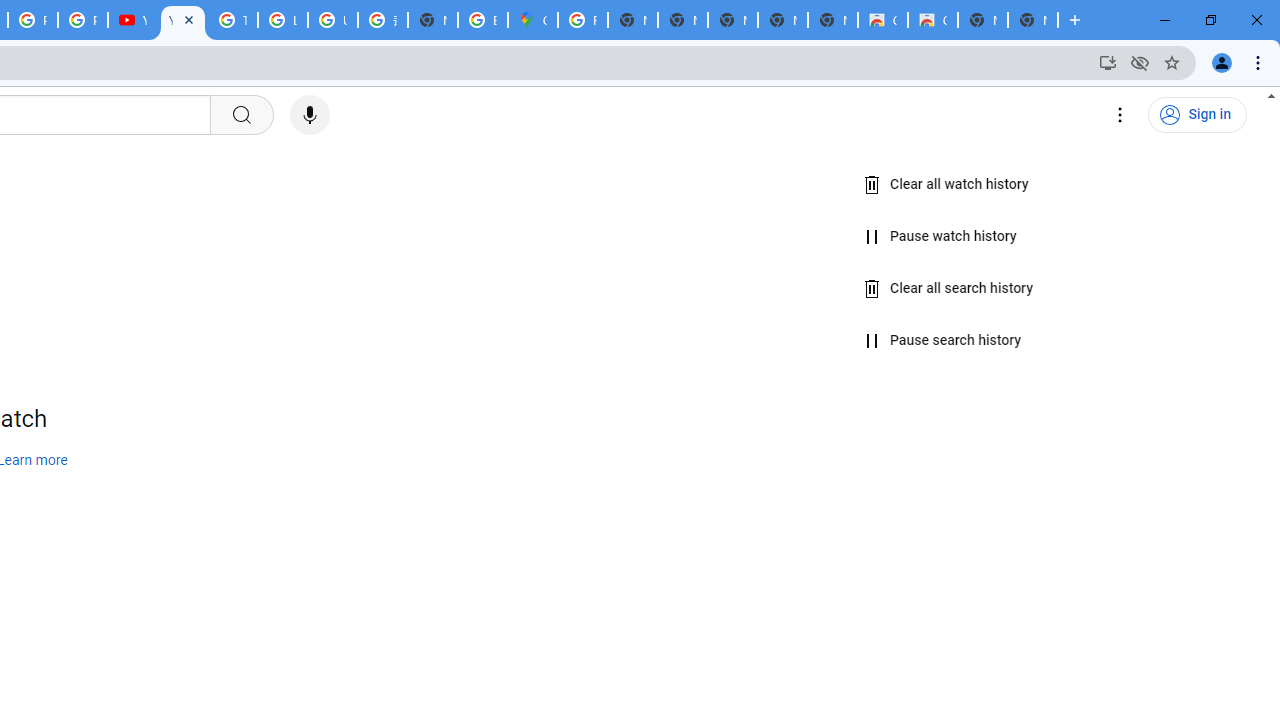  Describe the element at coordinates (948, 288) in the screenshot. I see `'Clear all search history'` at that location.